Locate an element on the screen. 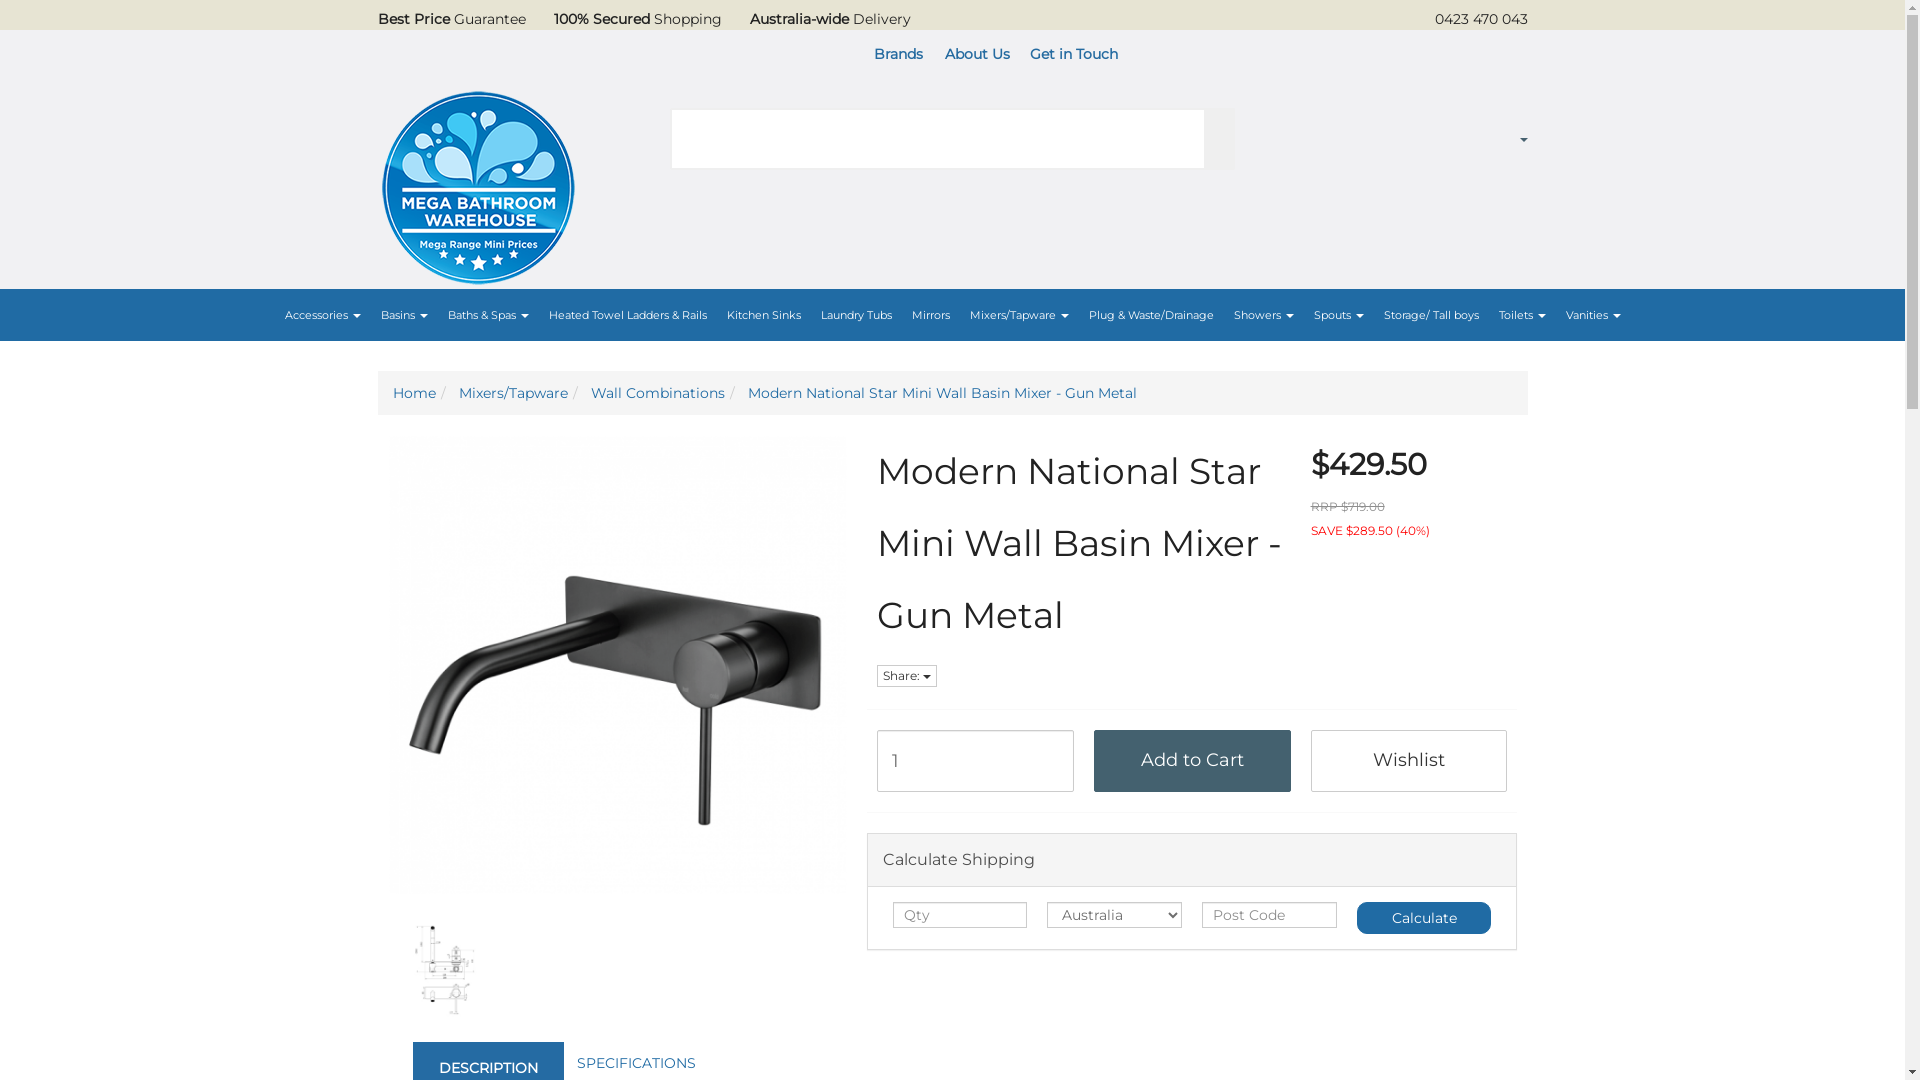  'Storage/ Tall boys' is located at coordinates (1372, 315).